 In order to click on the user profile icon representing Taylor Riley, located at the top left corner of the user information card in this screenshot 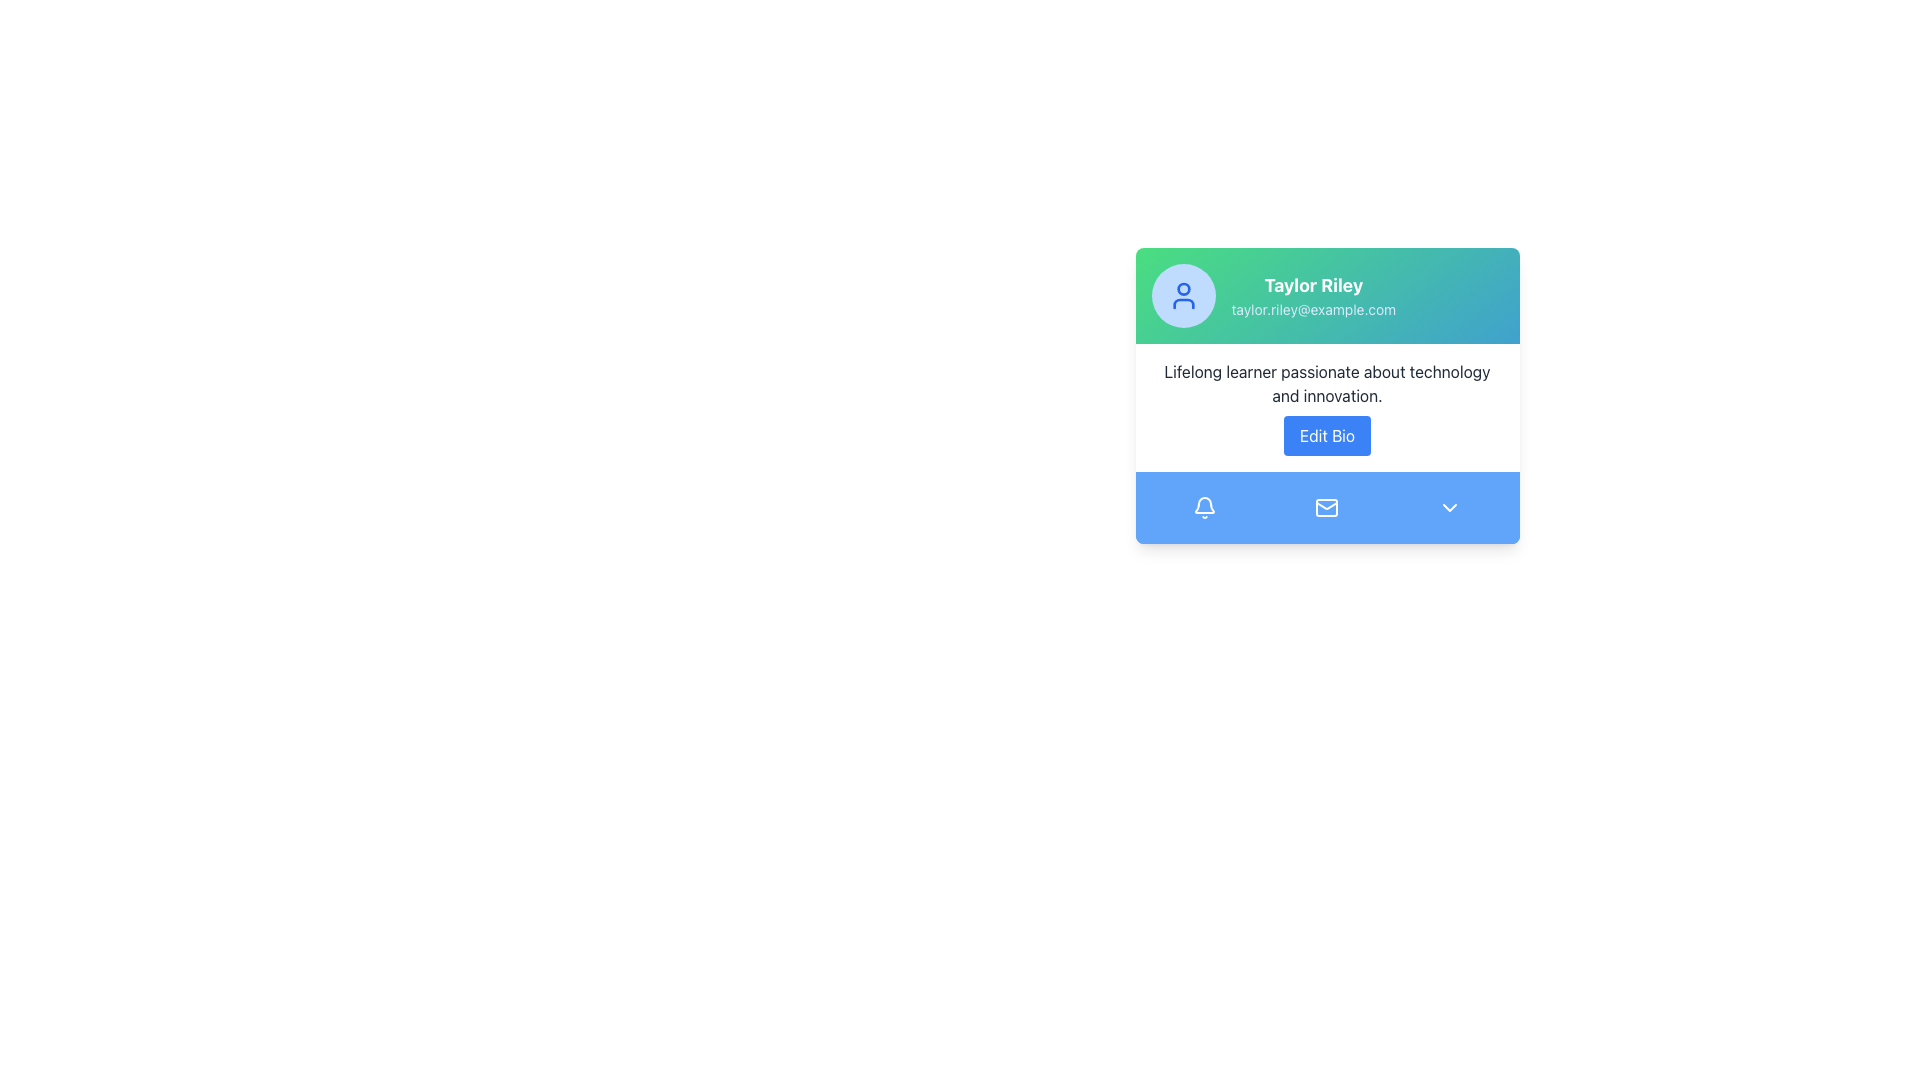, I will do `click(1183, 296)`.